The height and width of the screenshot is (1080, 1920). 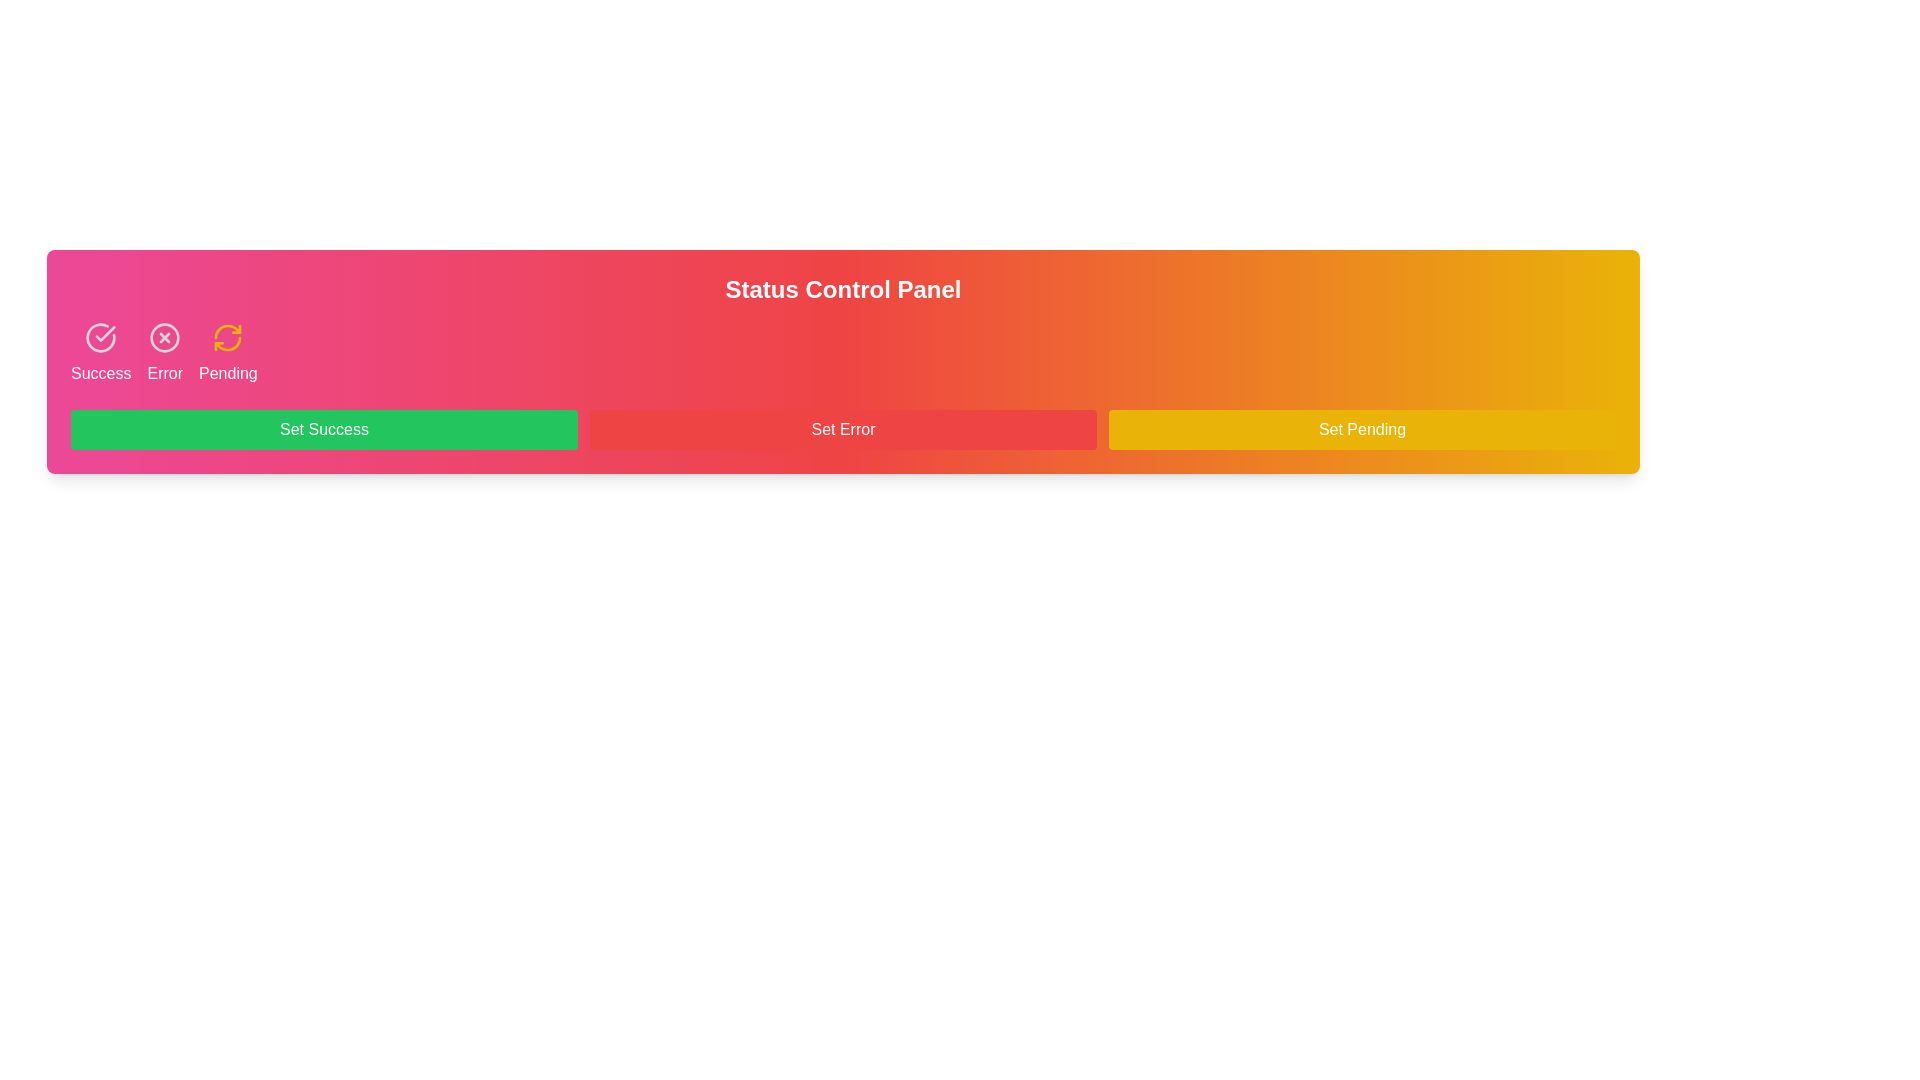 I want to click on the error state icon located in the top-left portion of the interface, immediately to the right of the 'Success' icon and to the left of the 'Pending' icon, so click(x=165, y=337).